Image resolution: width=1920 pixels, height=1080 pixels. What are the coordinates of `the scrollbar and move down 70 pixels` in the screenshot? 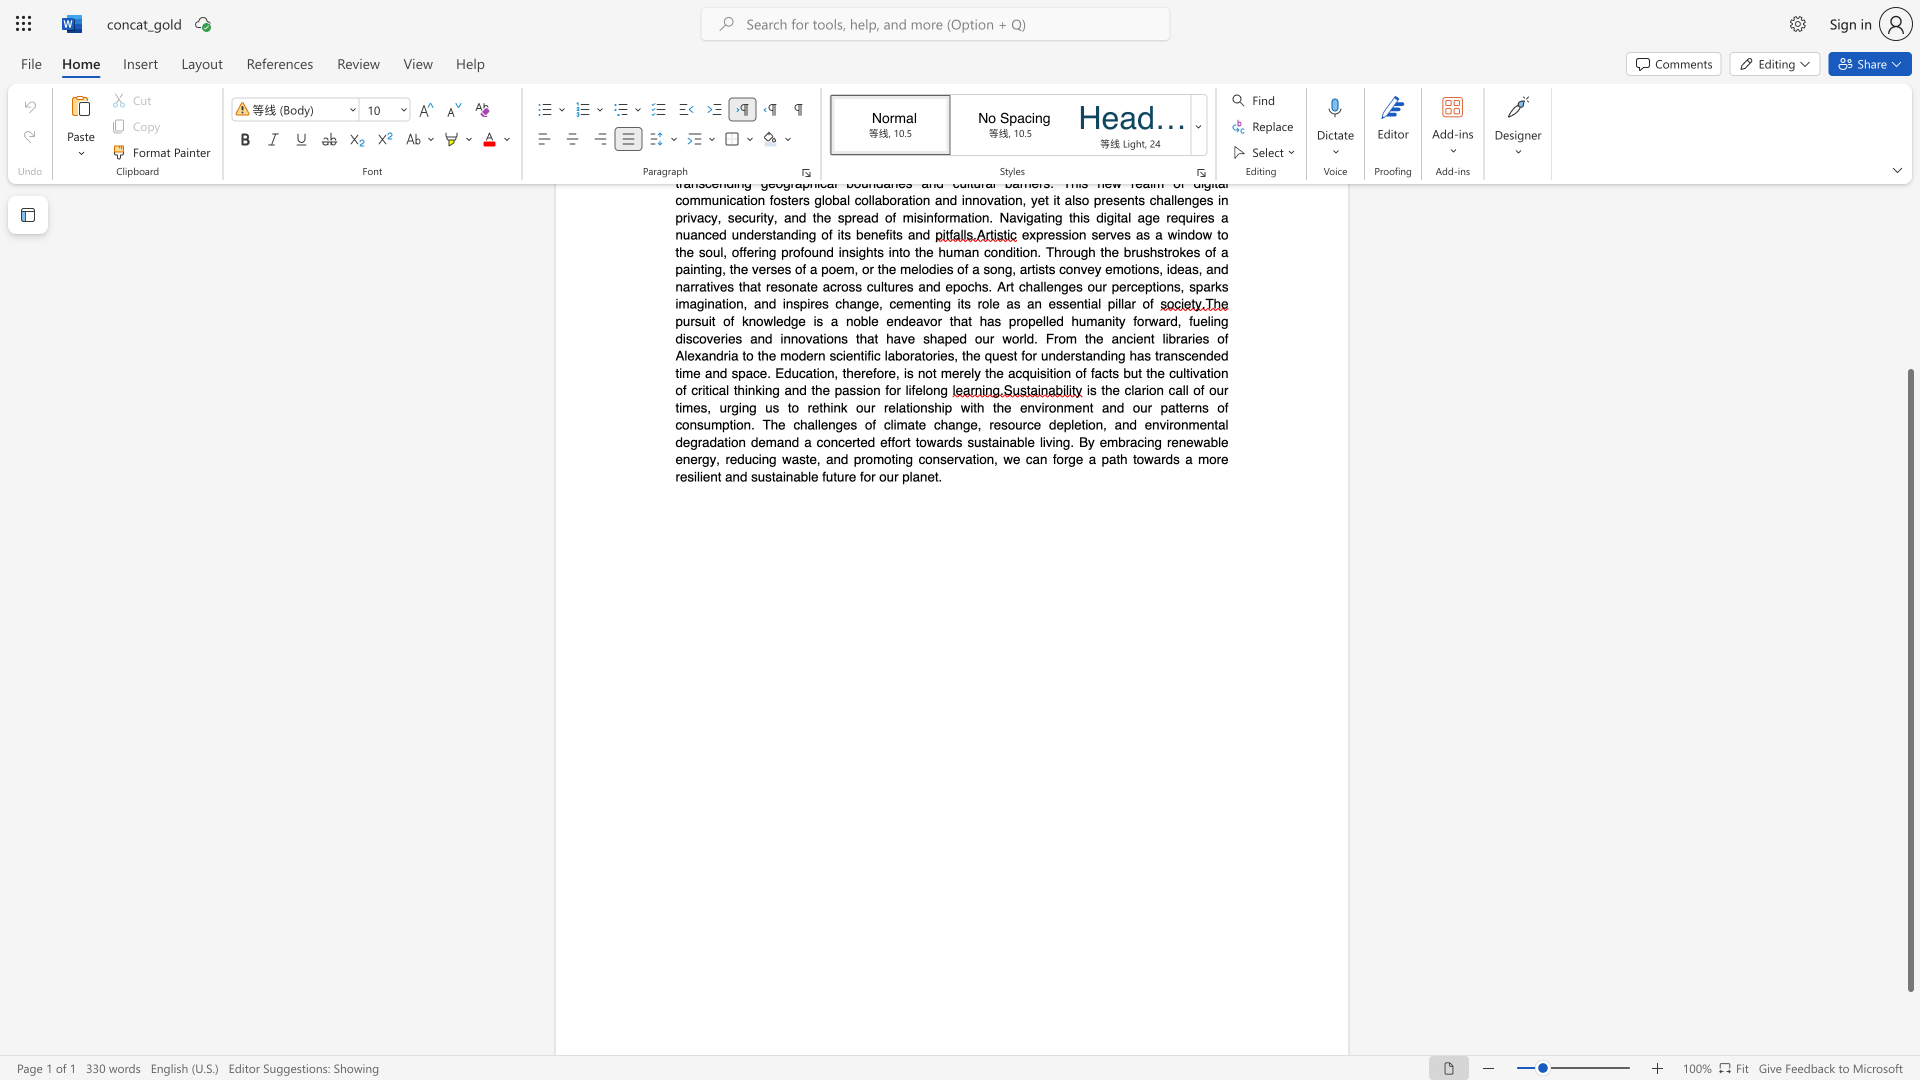 It's located at (1909, 679).